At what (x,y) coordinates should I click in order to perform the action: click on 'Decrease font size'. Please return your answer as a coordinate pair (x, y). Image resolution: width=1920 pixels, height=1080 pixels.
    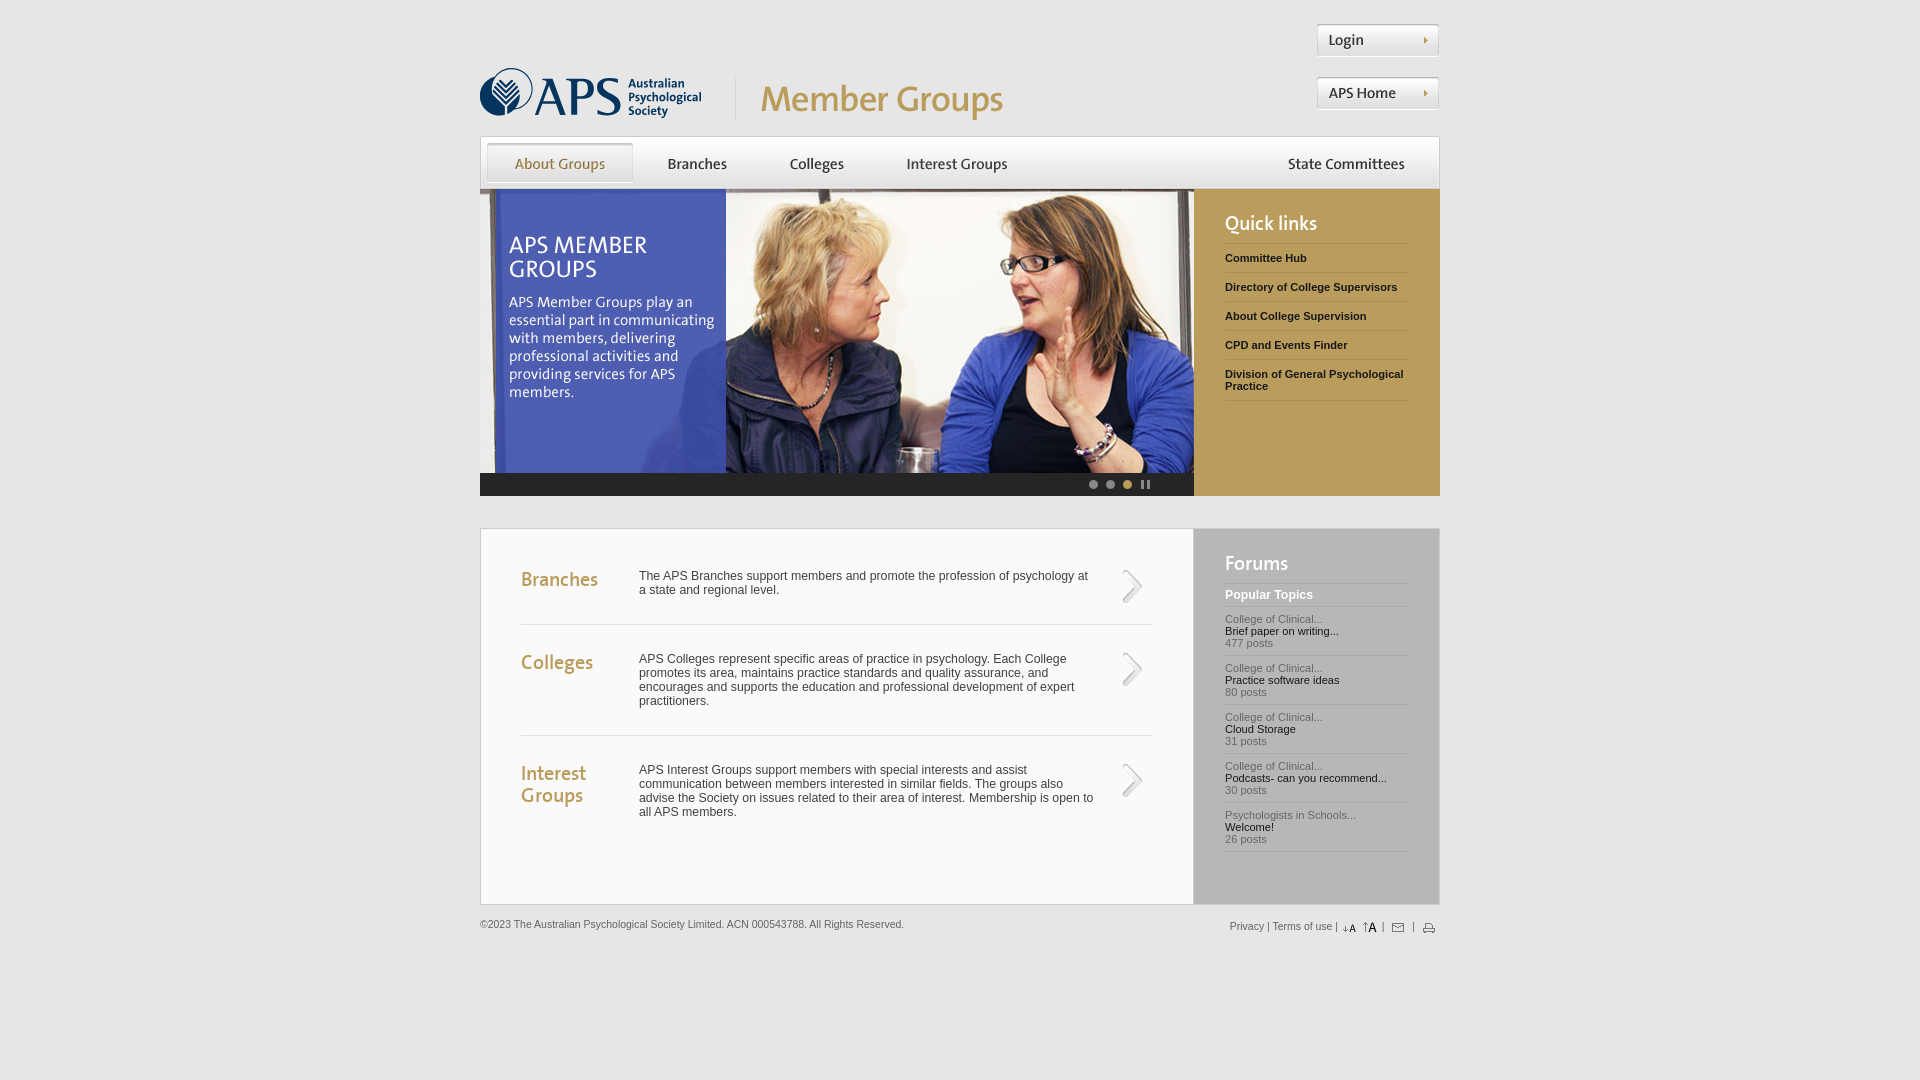
    Looking at the image, I should click on (1340, 927).